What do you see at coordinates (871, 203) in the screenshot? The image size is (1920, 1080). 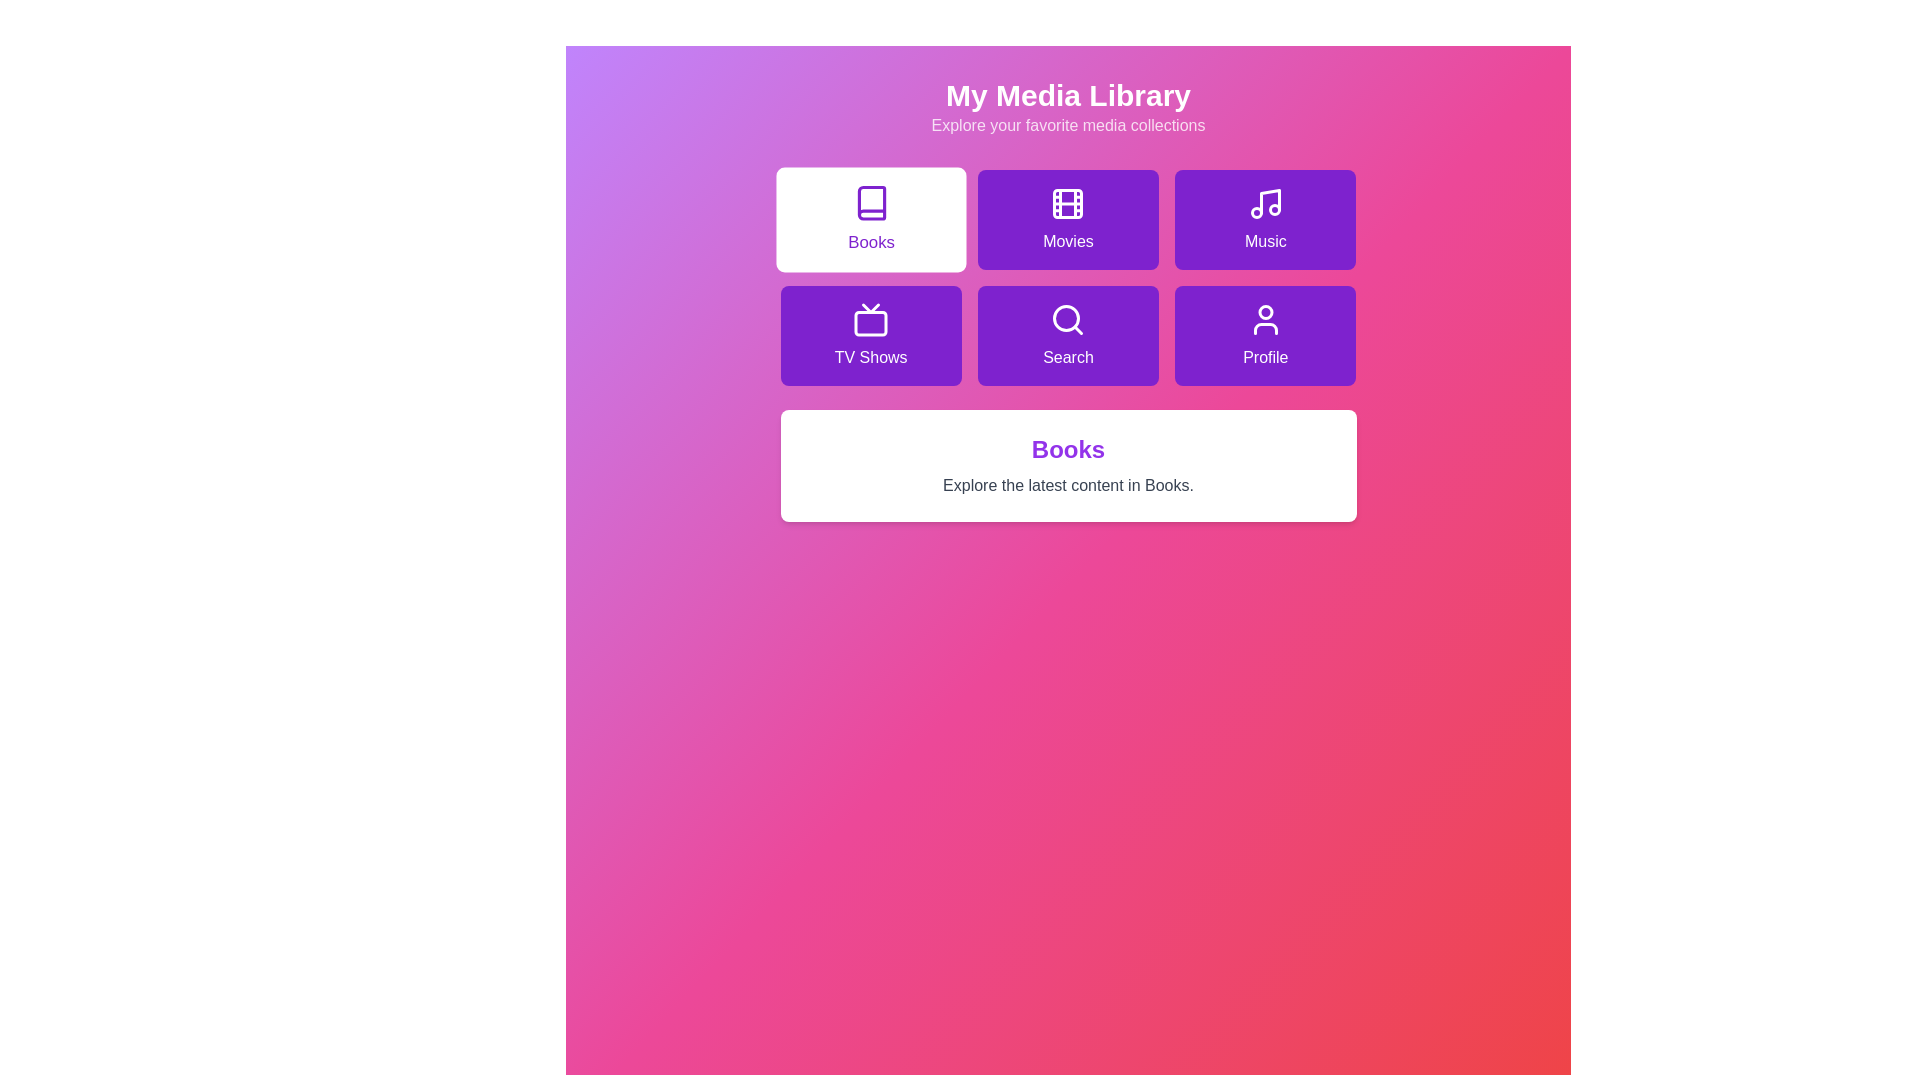 I see `the book icon with a purple outline located above the 'Books' text in the top-left grid of options` at bounding box center [871, 203].